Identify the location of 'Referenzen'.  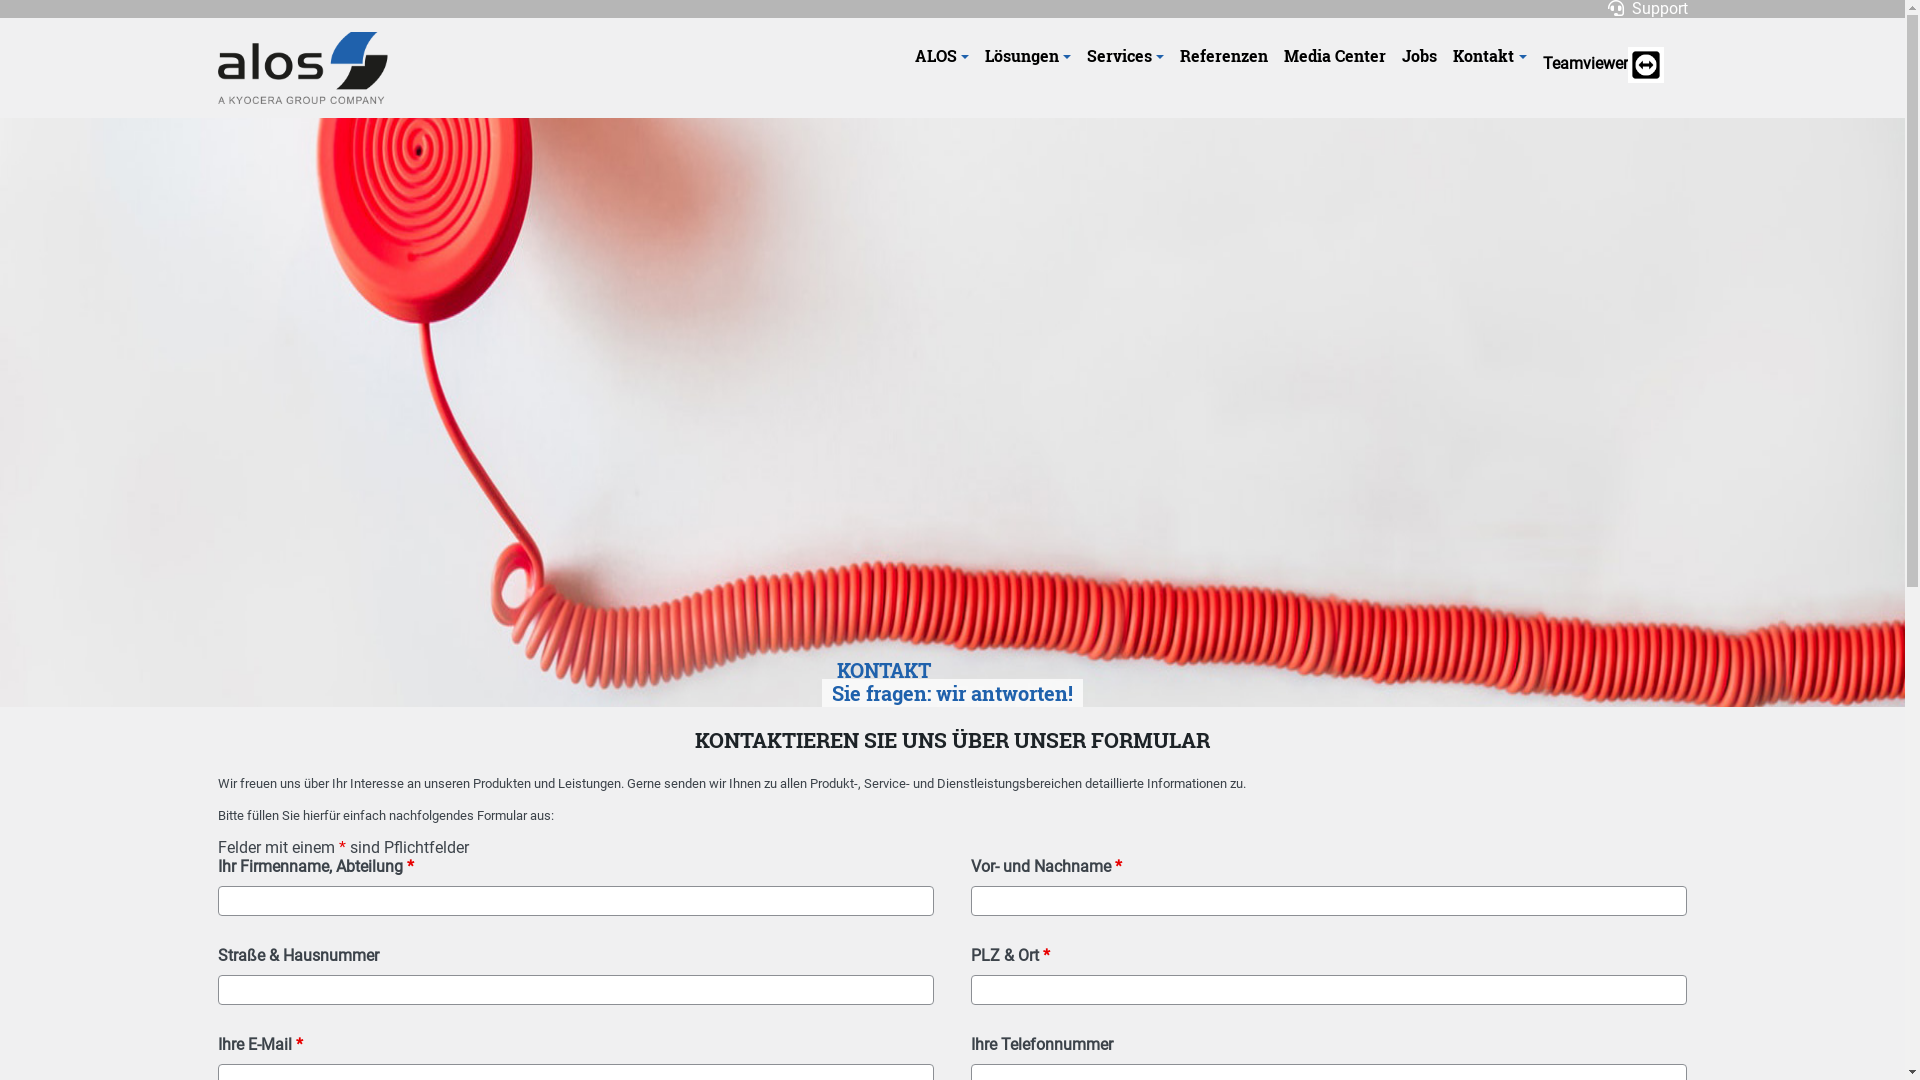
(1223, 55).